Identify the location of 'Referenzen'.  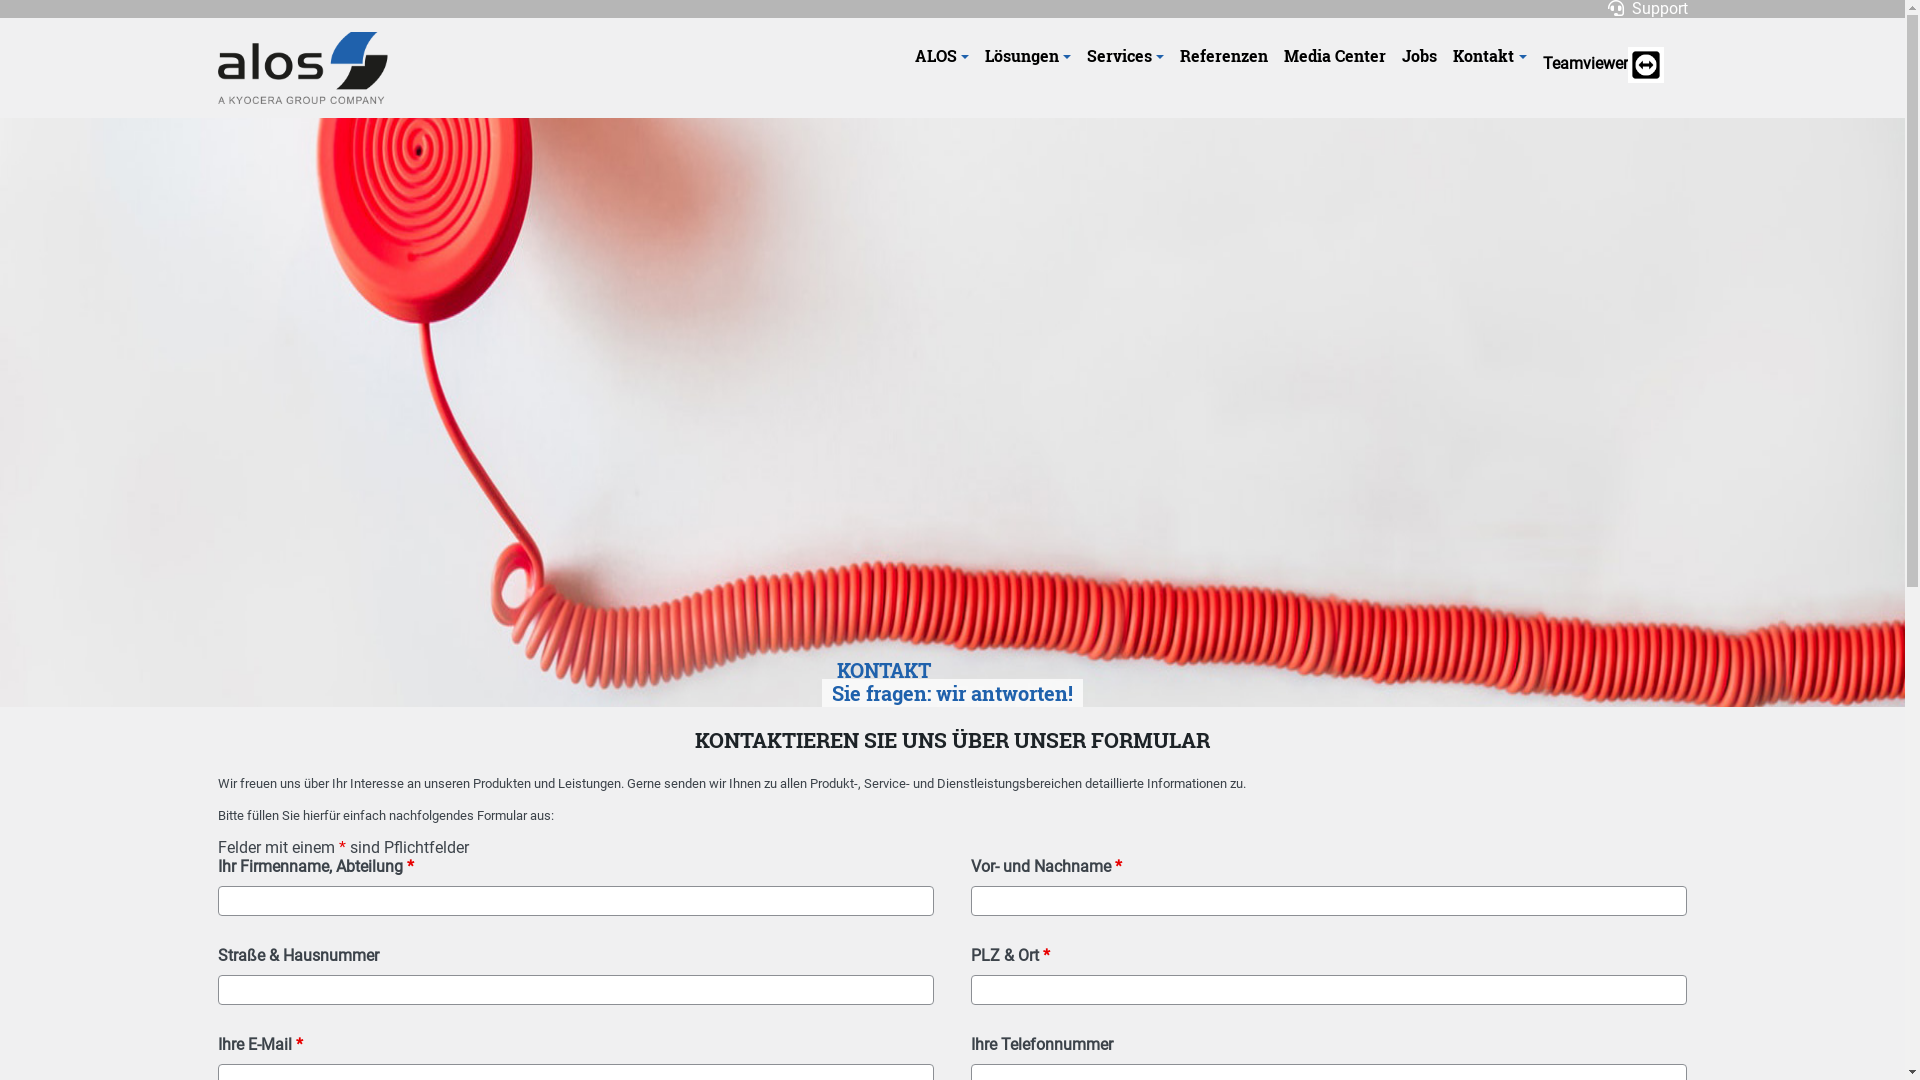
(1223, 55).